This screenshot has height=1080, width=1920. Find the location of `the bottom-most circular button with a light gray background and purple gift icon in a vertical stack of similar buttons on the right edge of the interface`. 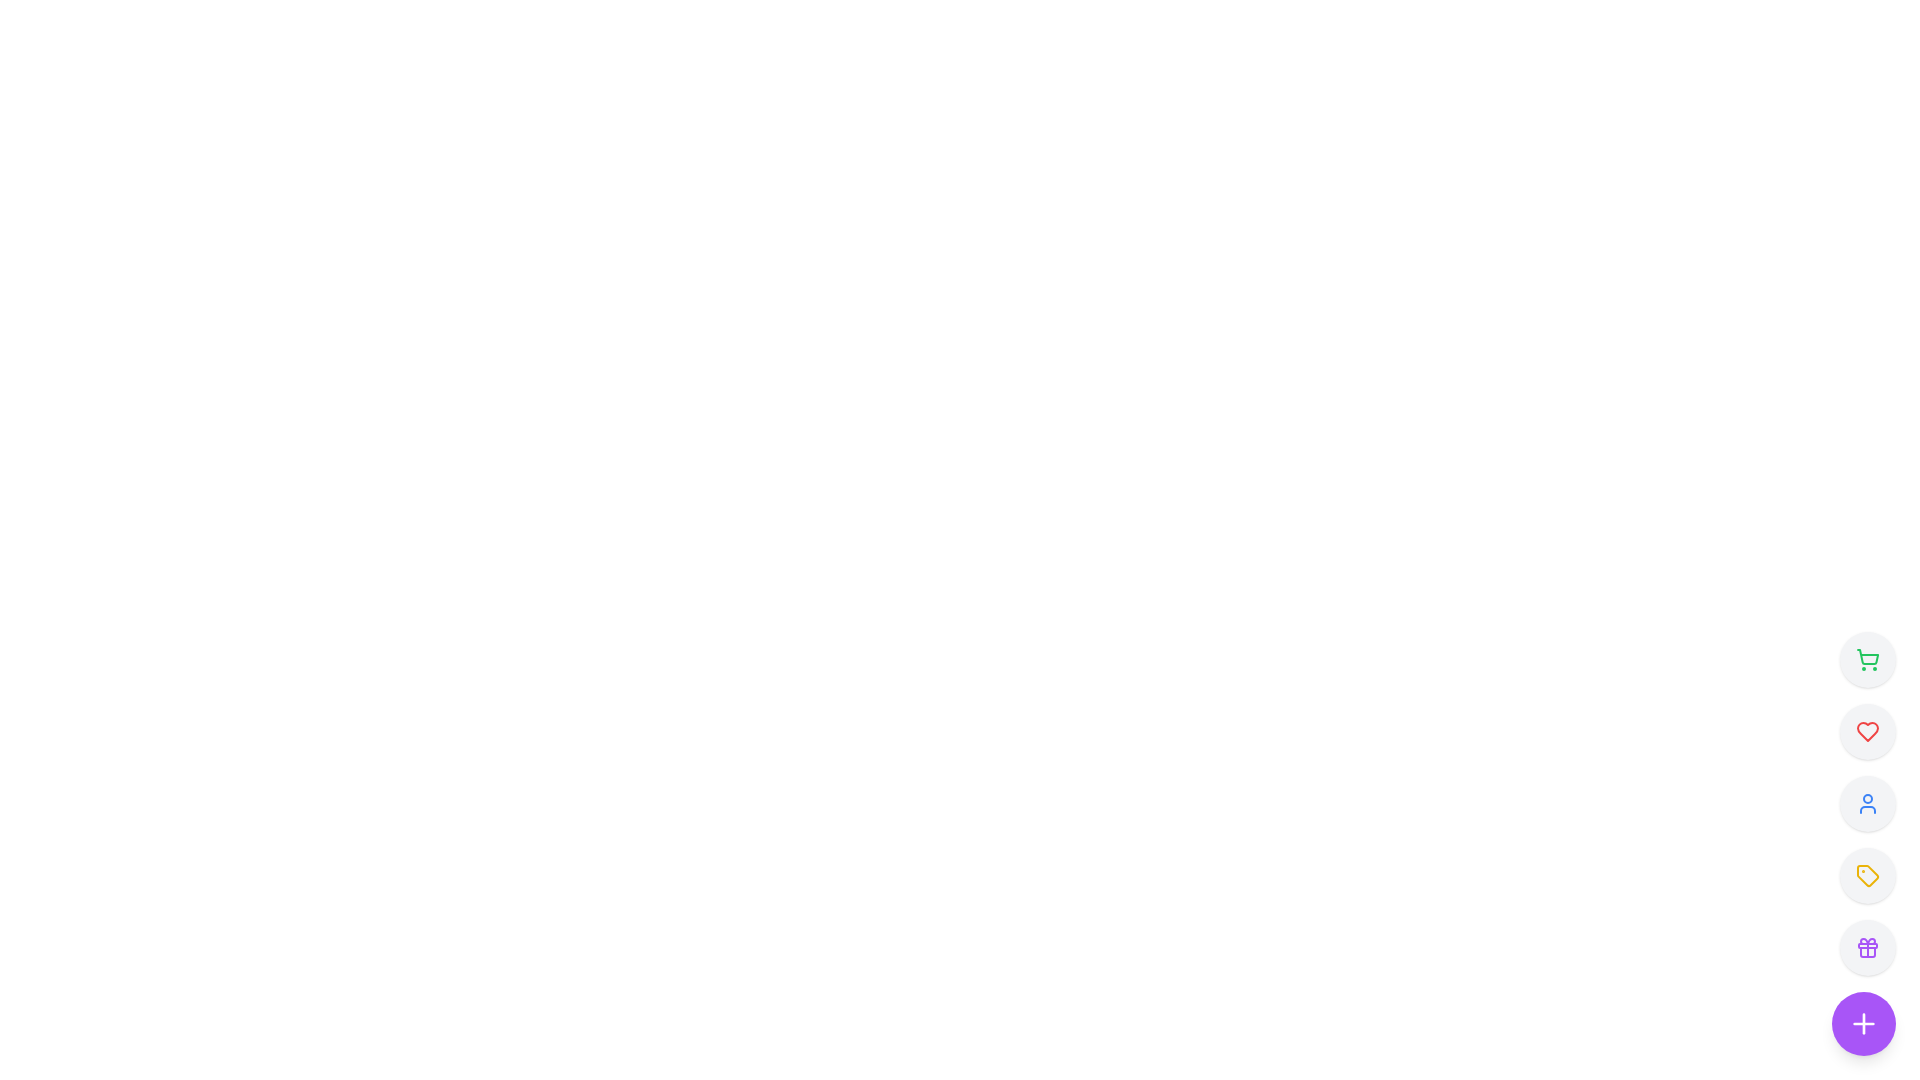

the bottom-most circular button with a light gray background and purple gift icon in a vertical stack of similar buttons on the right edge of the interface is located at coordinates (1866, 947).